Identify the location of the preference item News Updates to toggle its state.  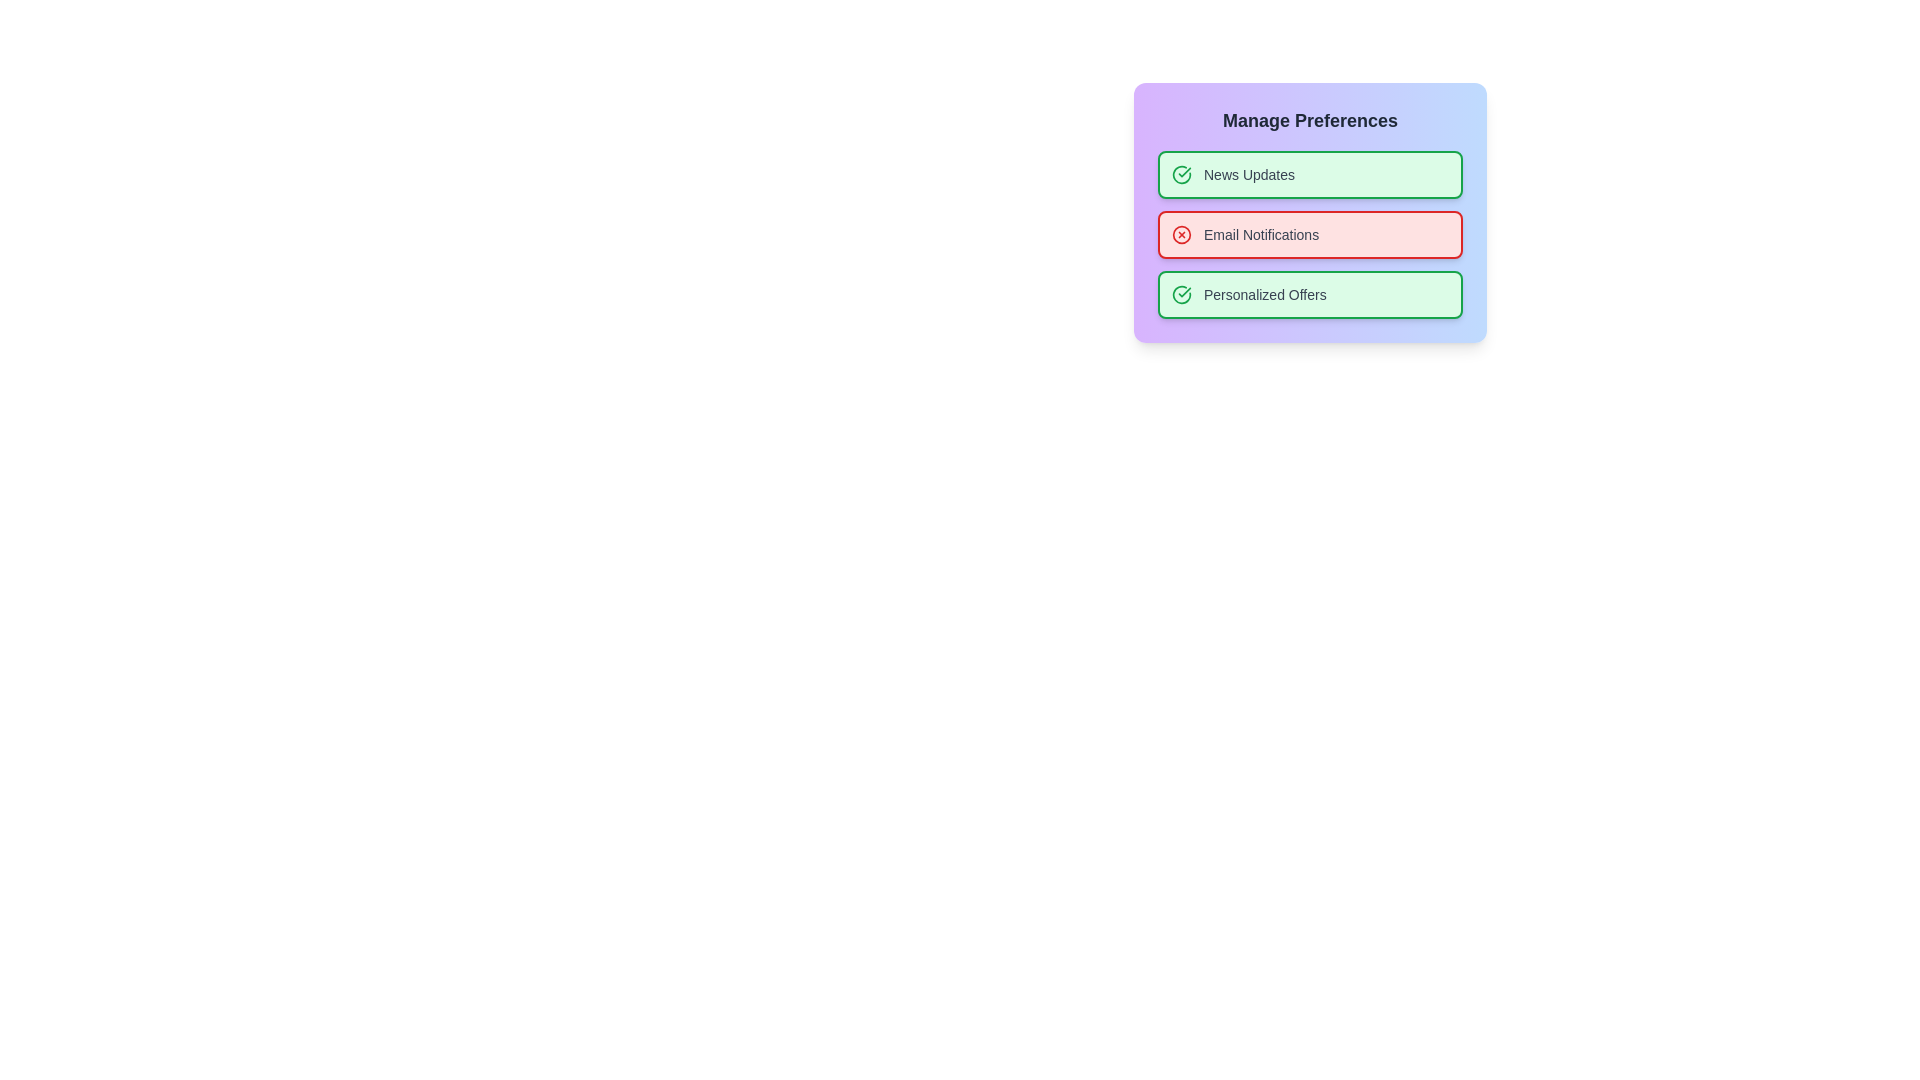
(1310, 173).